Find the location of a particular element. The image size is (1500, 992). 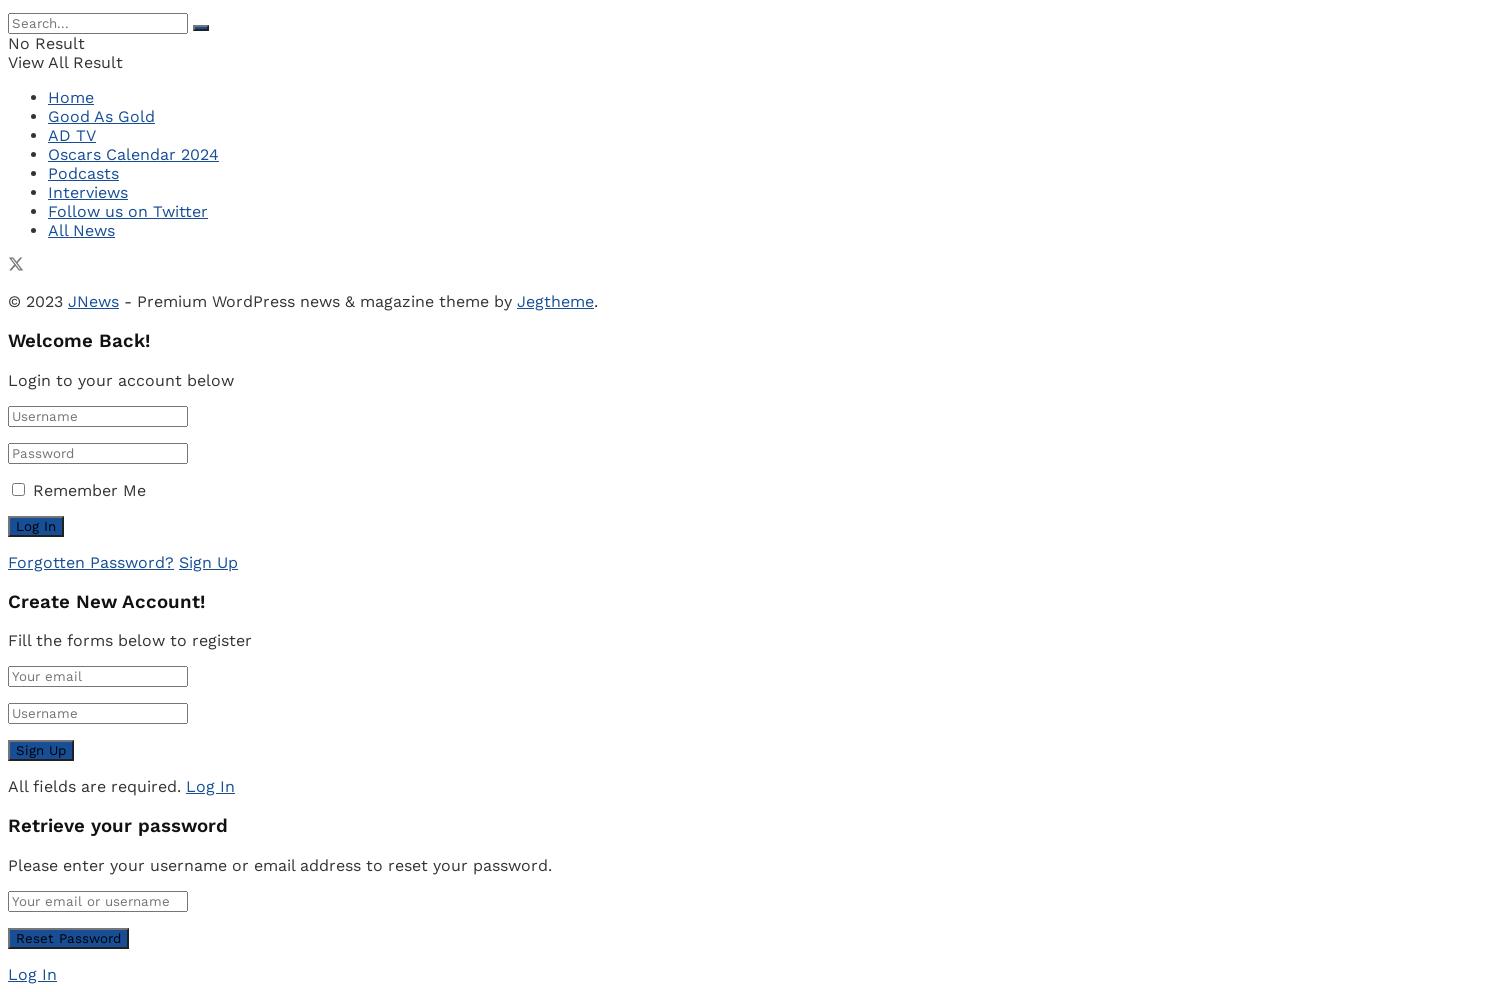

'Jegtheme' is located at coordinates (555, 301).